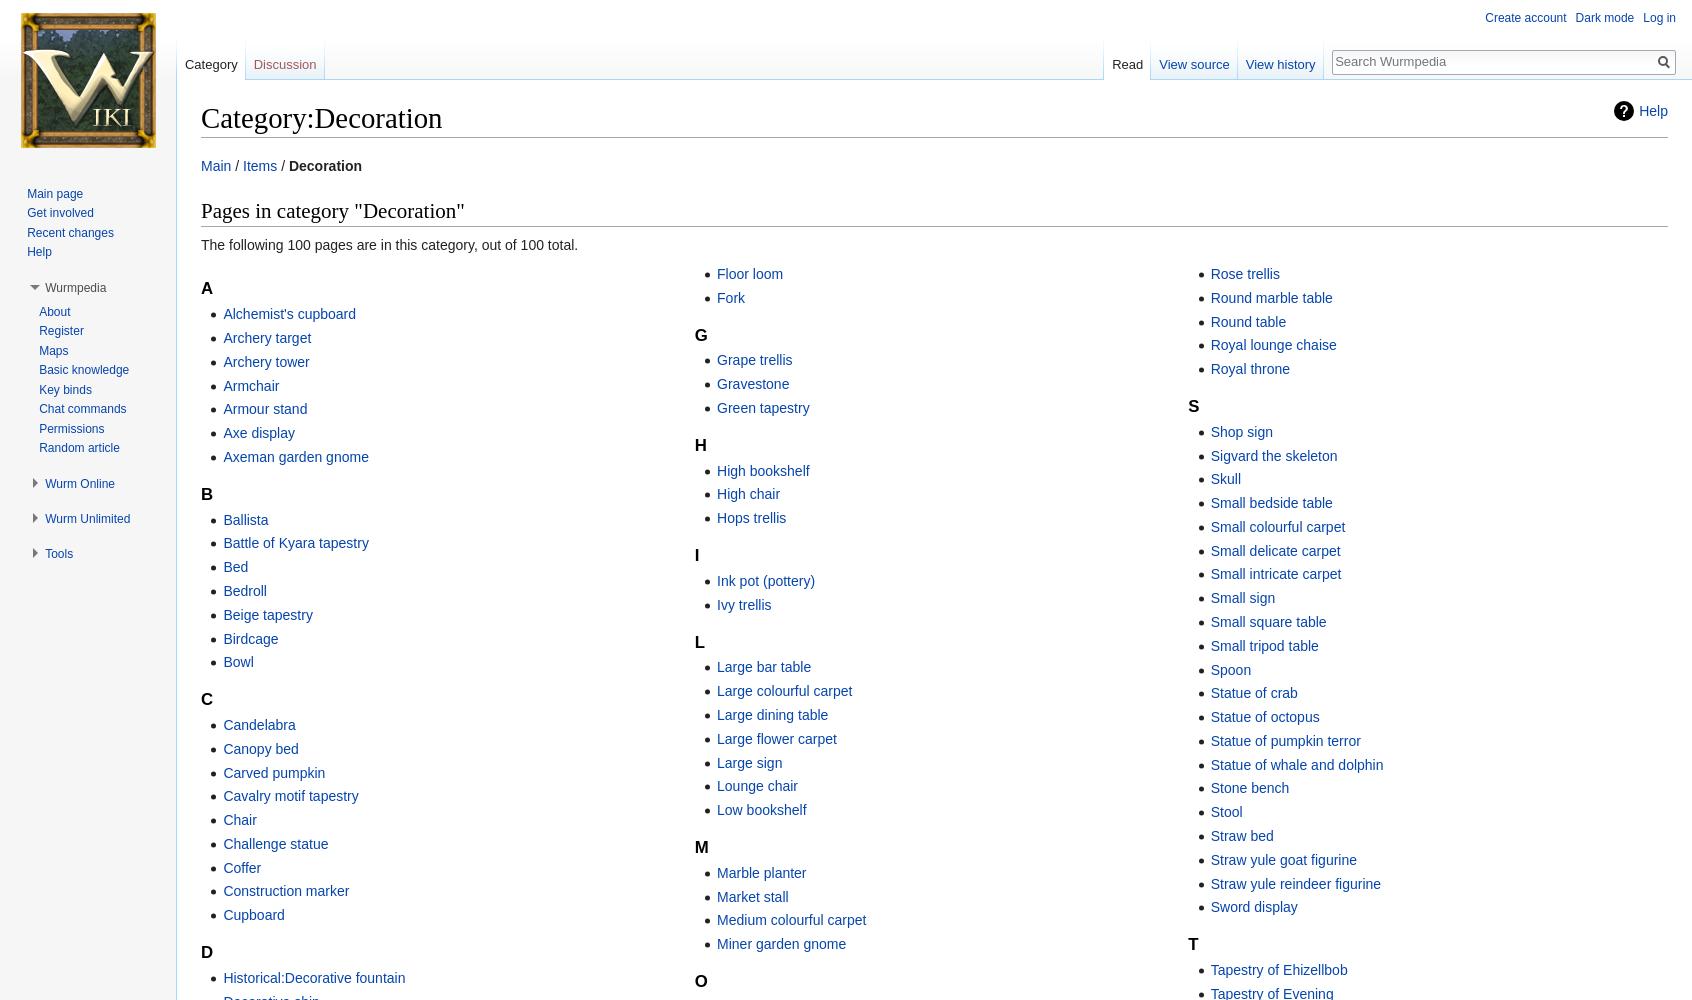  I want to click on 'Beige tapestry', so click(267, 613).